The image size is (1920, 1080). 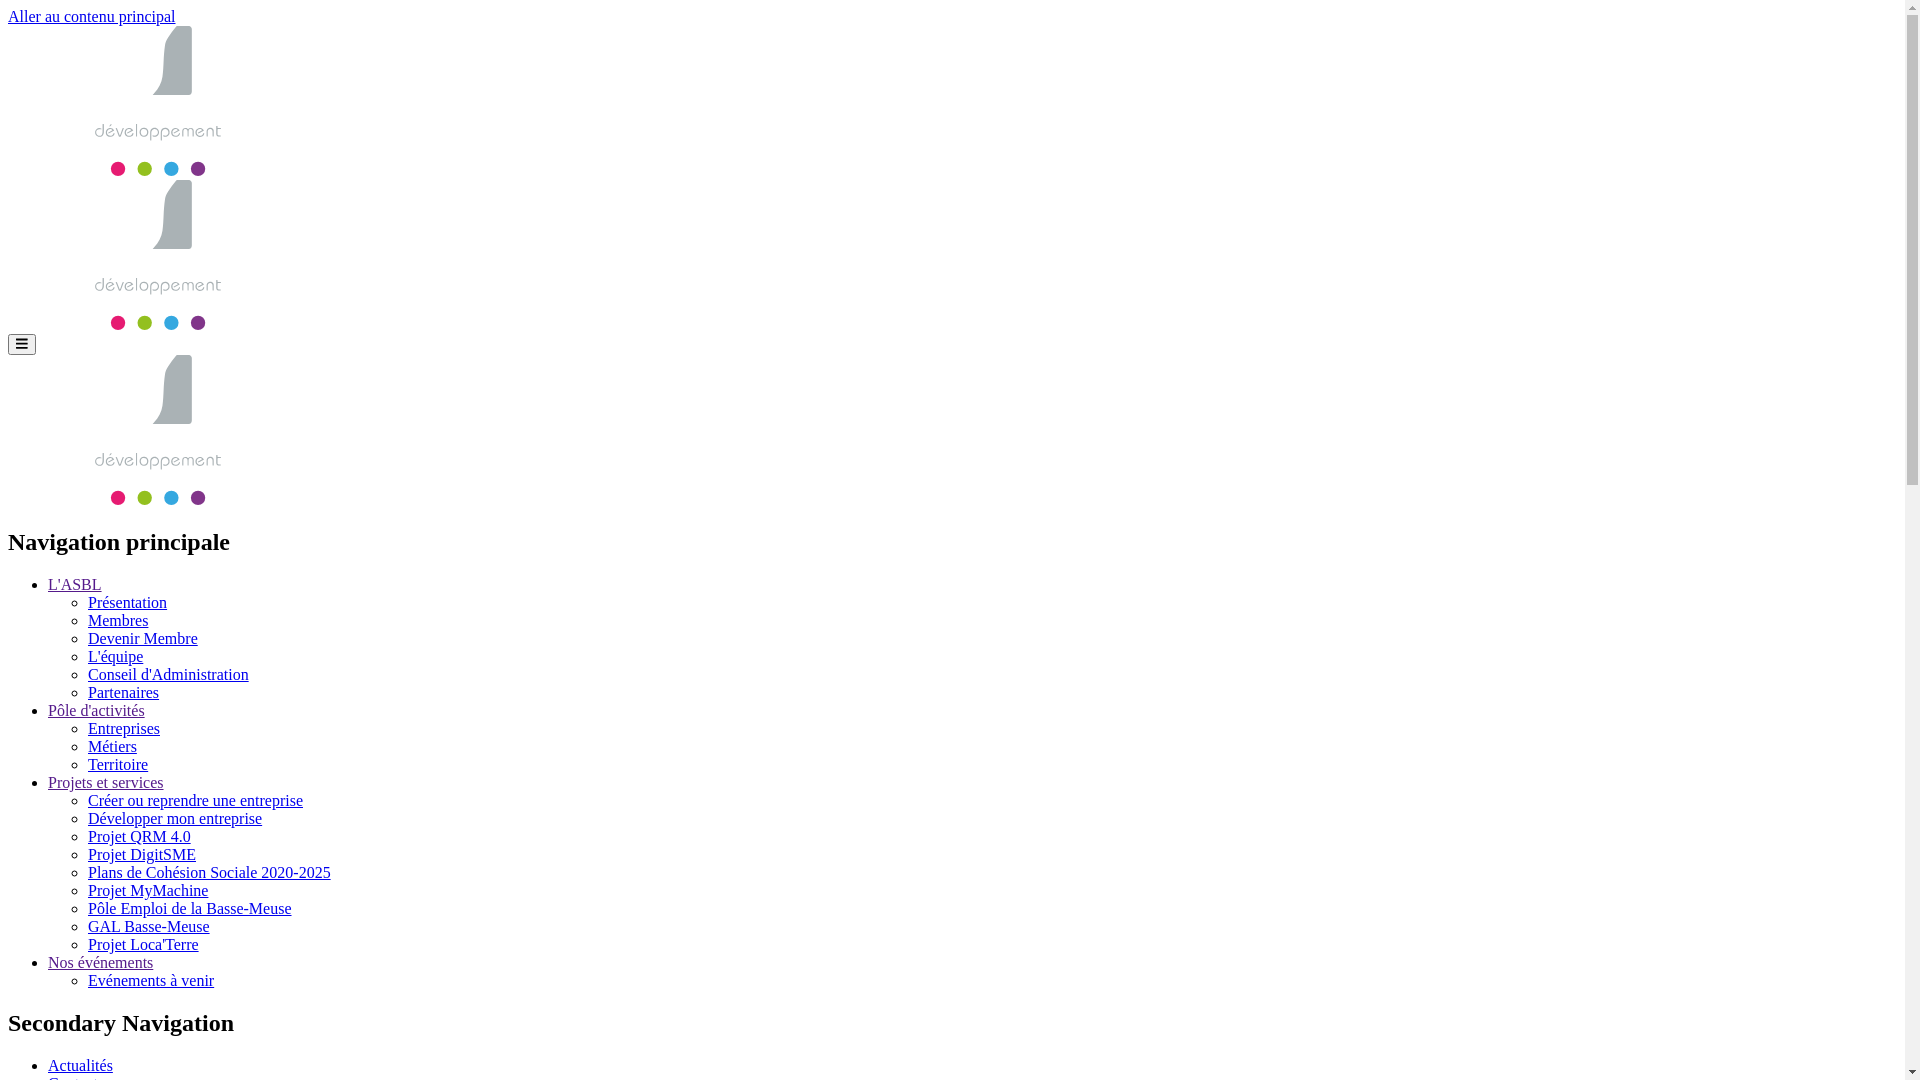 What do you see at coordinates (117, 764) in the screenshot?
I see `'Territoire'` at bounding box center [117, 764].